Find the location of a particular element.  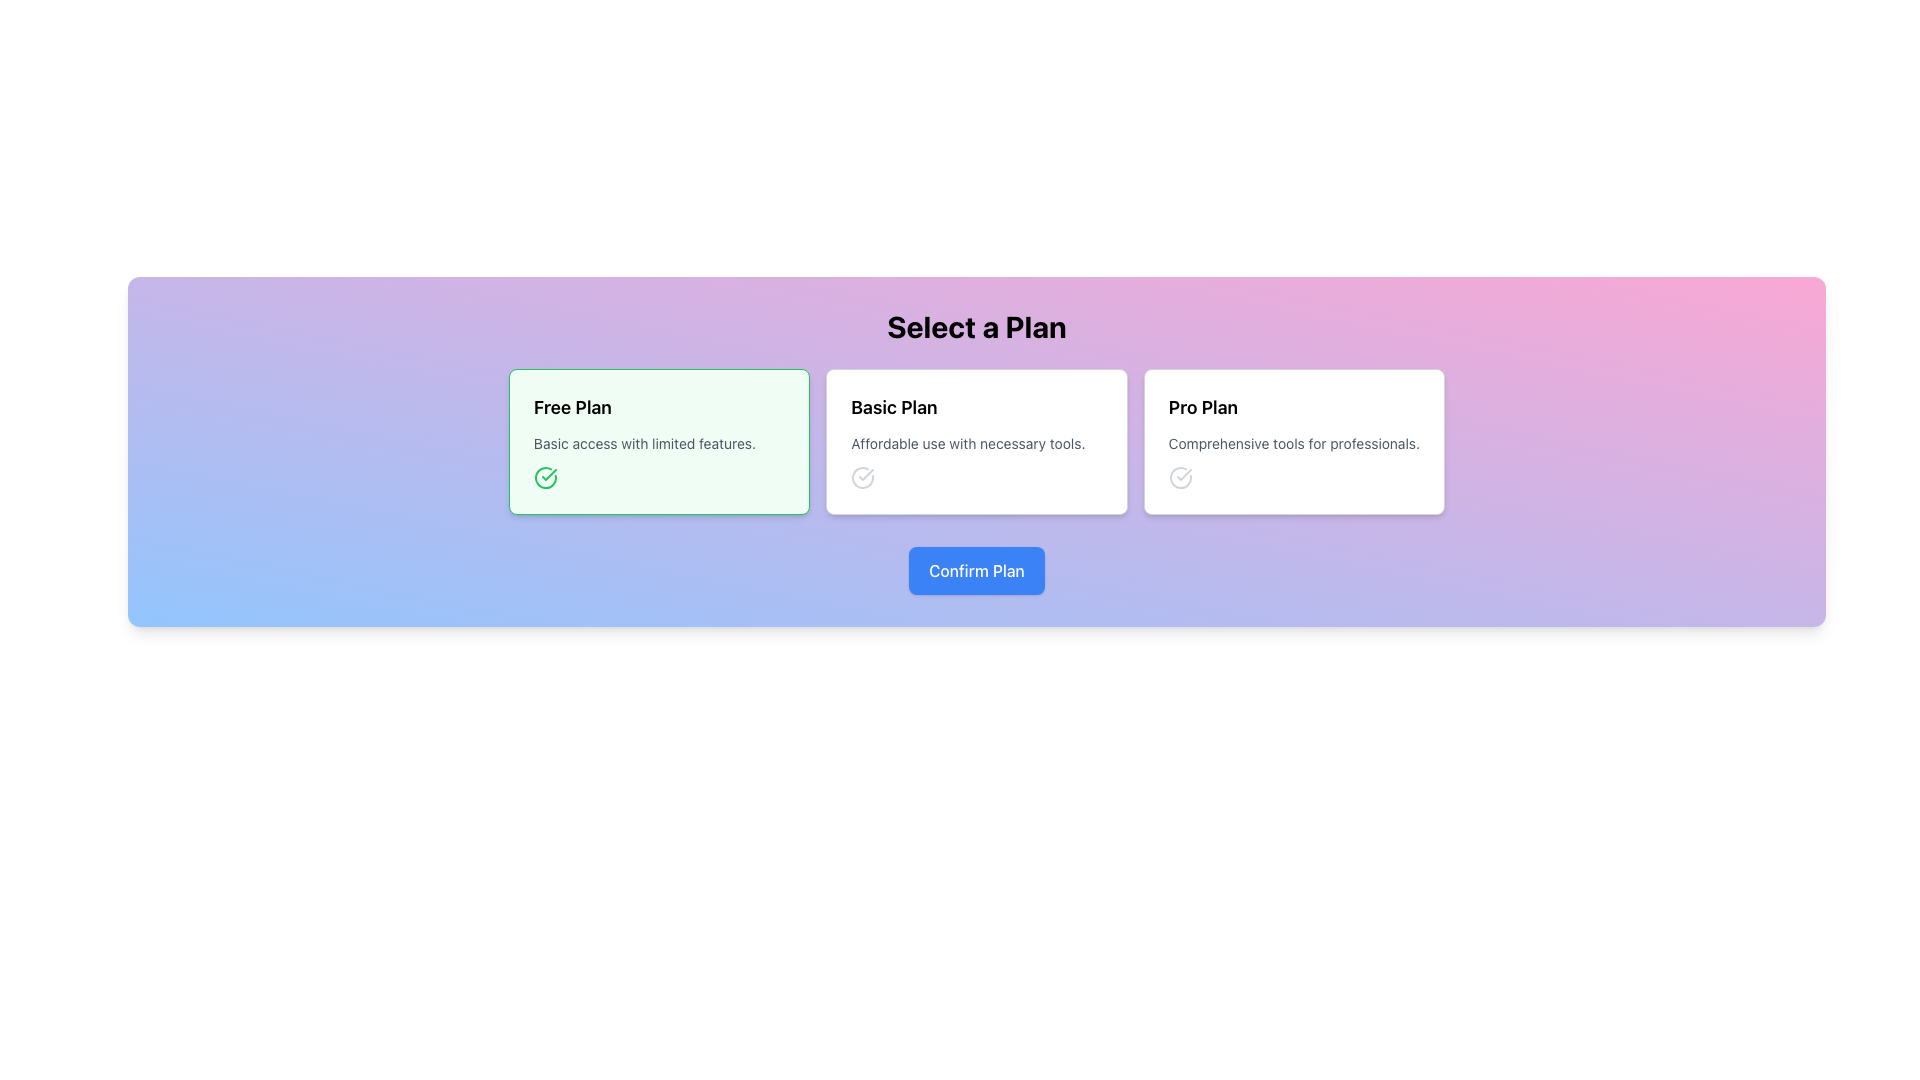

the circular icon with a green outline located at the bottom-left corner of the 'Free Plan' card is located at coordinates (545, 478).